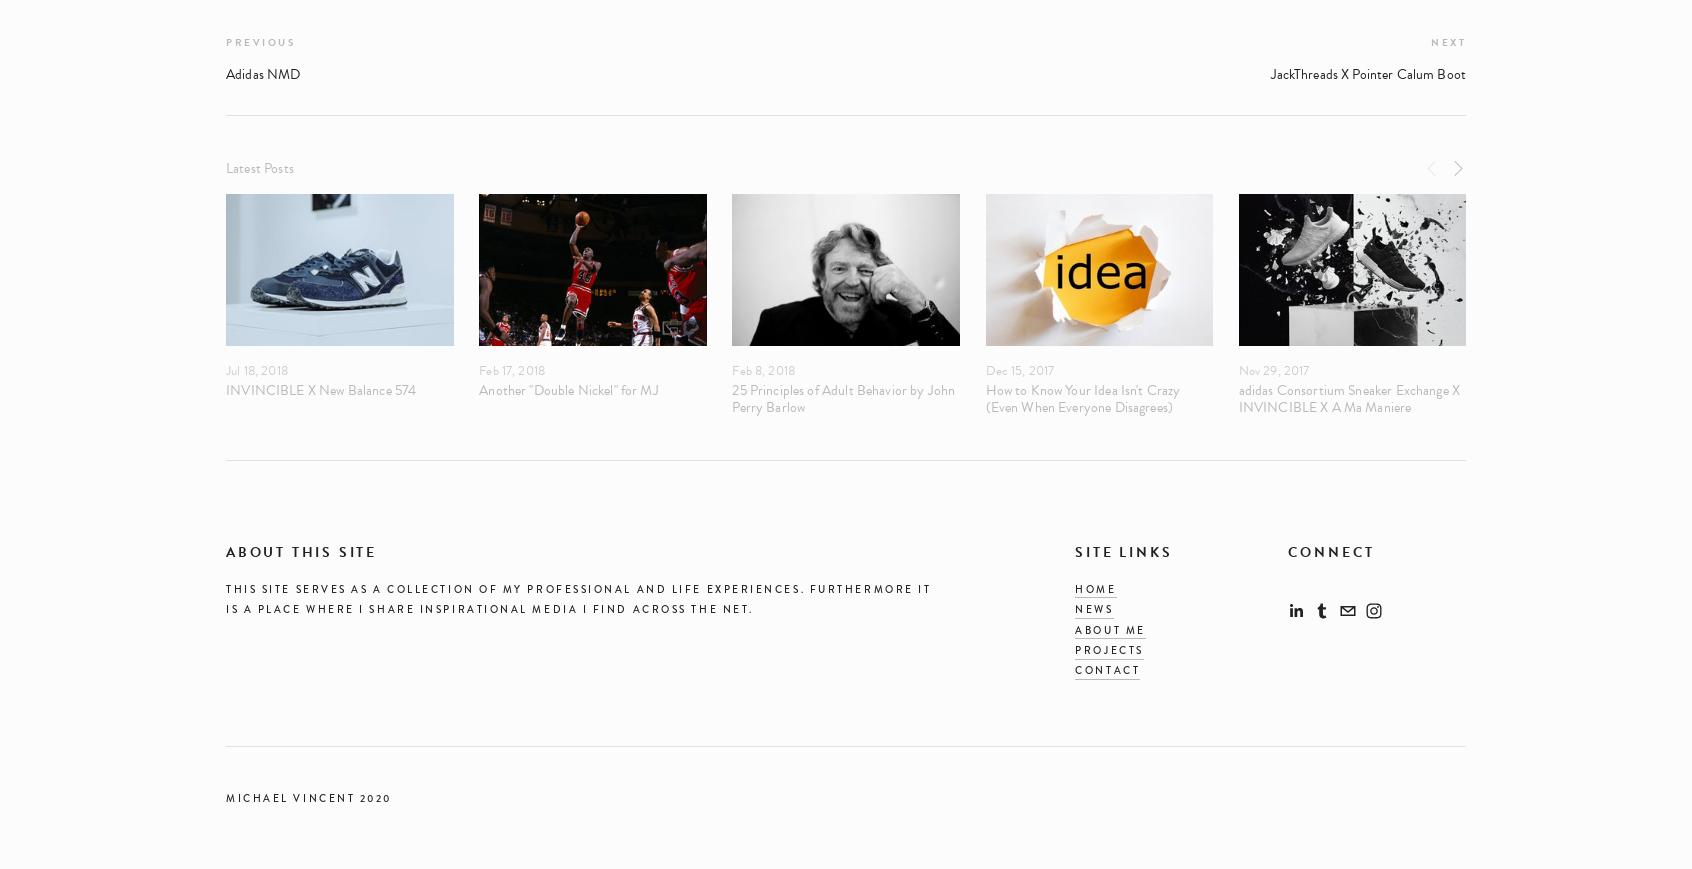 The height and width of the screenshot is (869, 1692). What do you see at coordinates (1447, 40) in the screenshot?
I see `'Next'` at bounding box center [1447, 40].